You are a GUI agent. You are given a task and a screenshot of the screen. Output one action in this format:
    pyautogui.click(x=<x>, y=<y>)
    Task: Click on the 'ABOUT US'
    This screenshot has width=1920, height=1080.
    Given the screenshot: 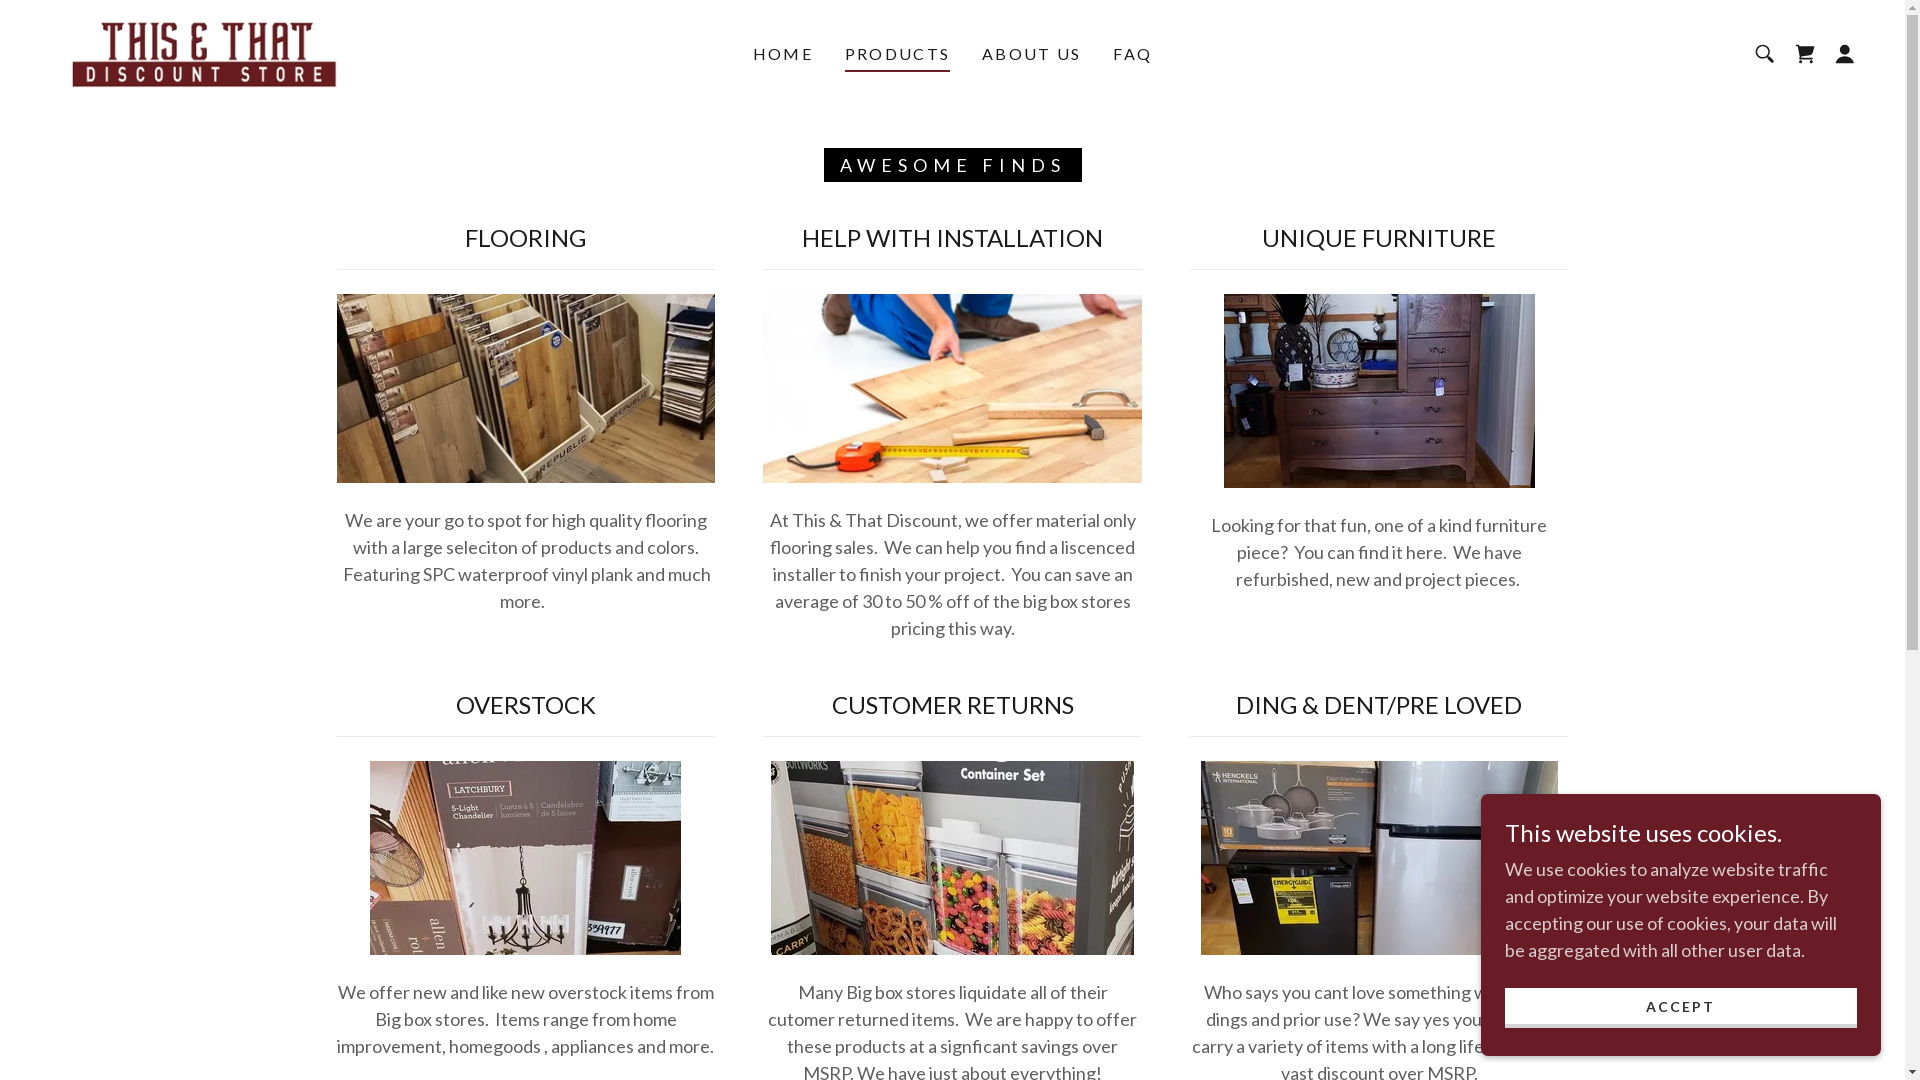 What is the action you would take?
    pyautogui.click(x=1031, y=53)
    